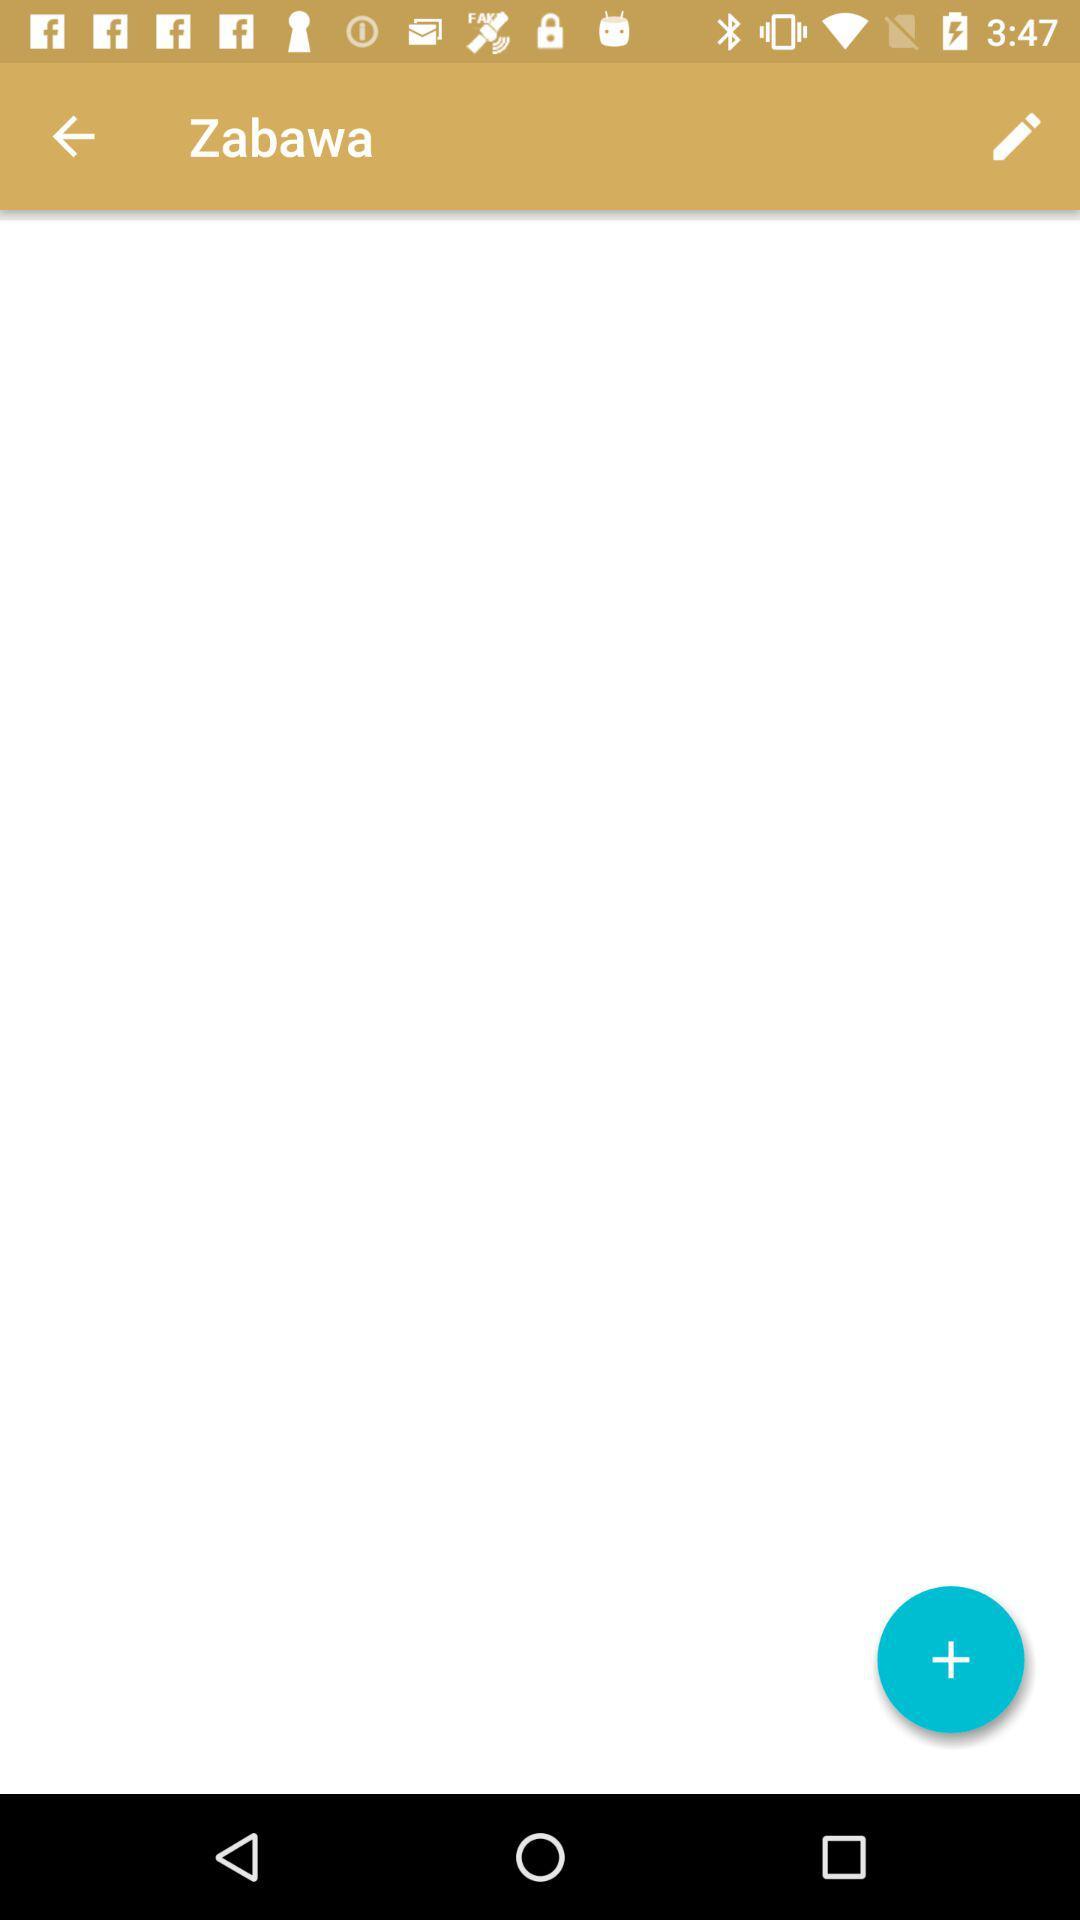 This screenshot has width=1080, height=1920. Describe the element at coordinates (950, 1659) in the screenshot. I see `new` at that location.